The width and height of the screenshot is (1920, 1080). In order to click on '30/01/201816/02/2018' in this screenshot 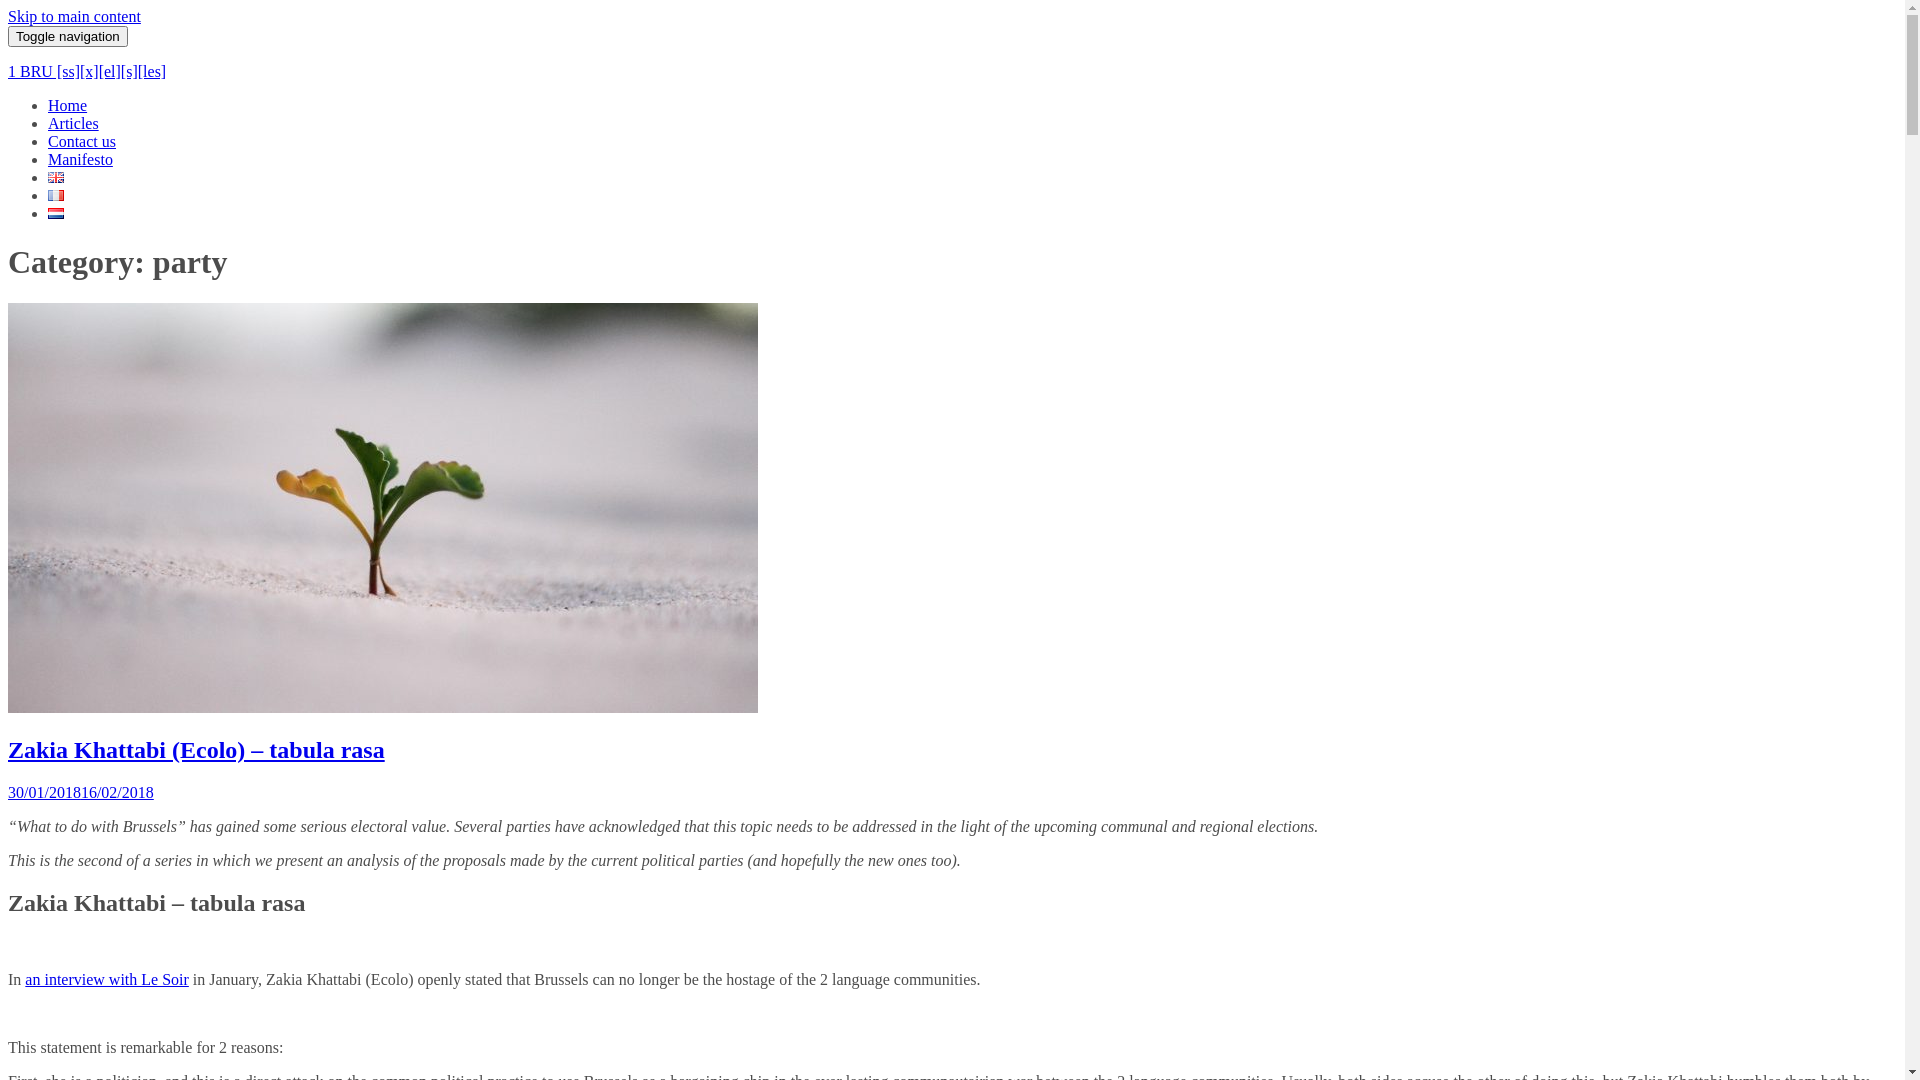, I will do `click(8, 791)`.